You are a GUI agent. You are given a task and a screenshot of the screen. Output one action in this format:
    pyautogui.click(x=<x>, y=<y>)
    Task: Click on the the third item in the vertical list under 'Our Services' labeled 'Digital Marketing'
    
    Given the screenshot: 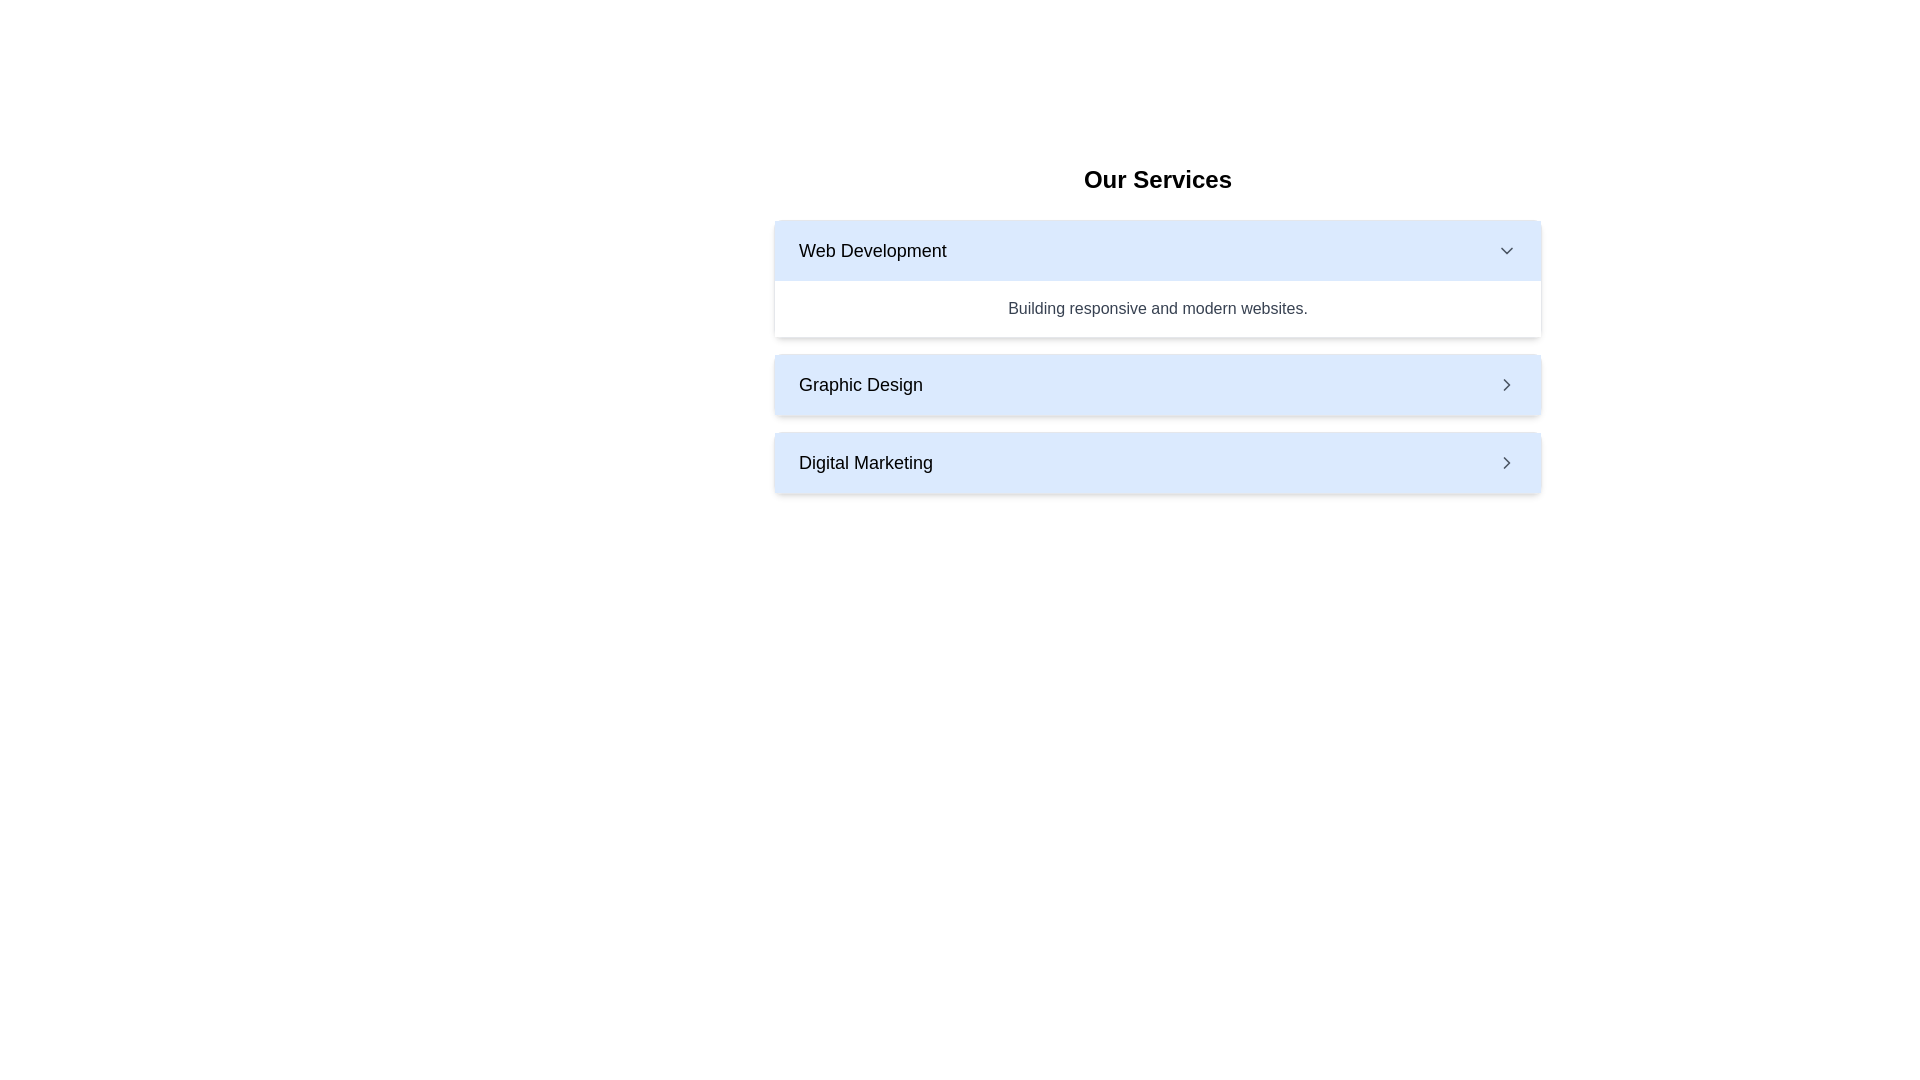 What is the action you would take?
    pyautogui.click(x=1157, y=462)
    